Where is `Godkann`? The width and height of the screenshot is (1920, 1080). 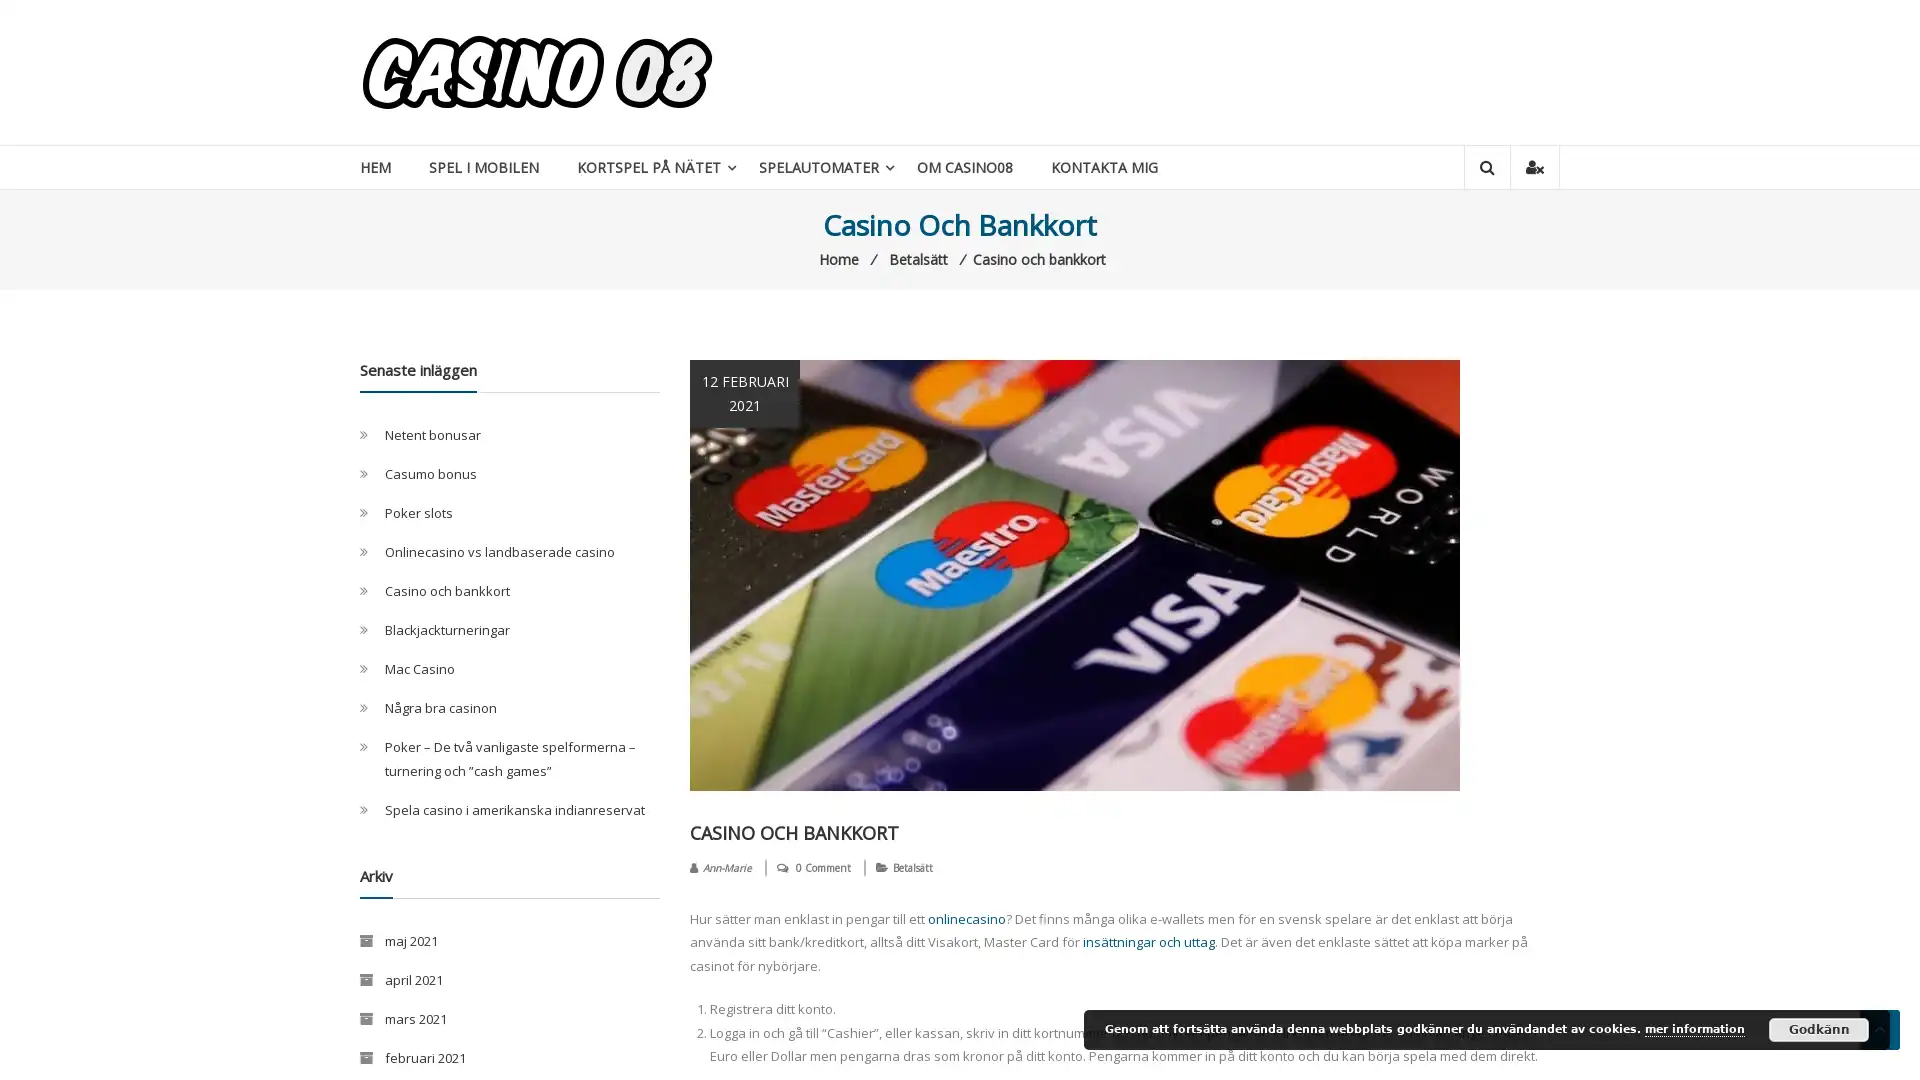
Godkann is located at coordinates (1819, 1029).